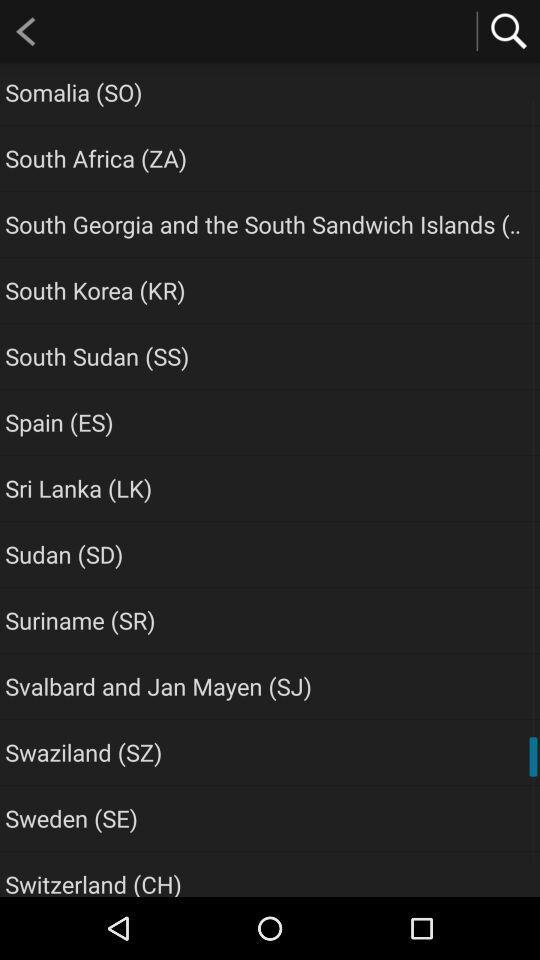 The image size is (540, 960). I want to click on app above the sudan (sd) icon, so click(77, 487).